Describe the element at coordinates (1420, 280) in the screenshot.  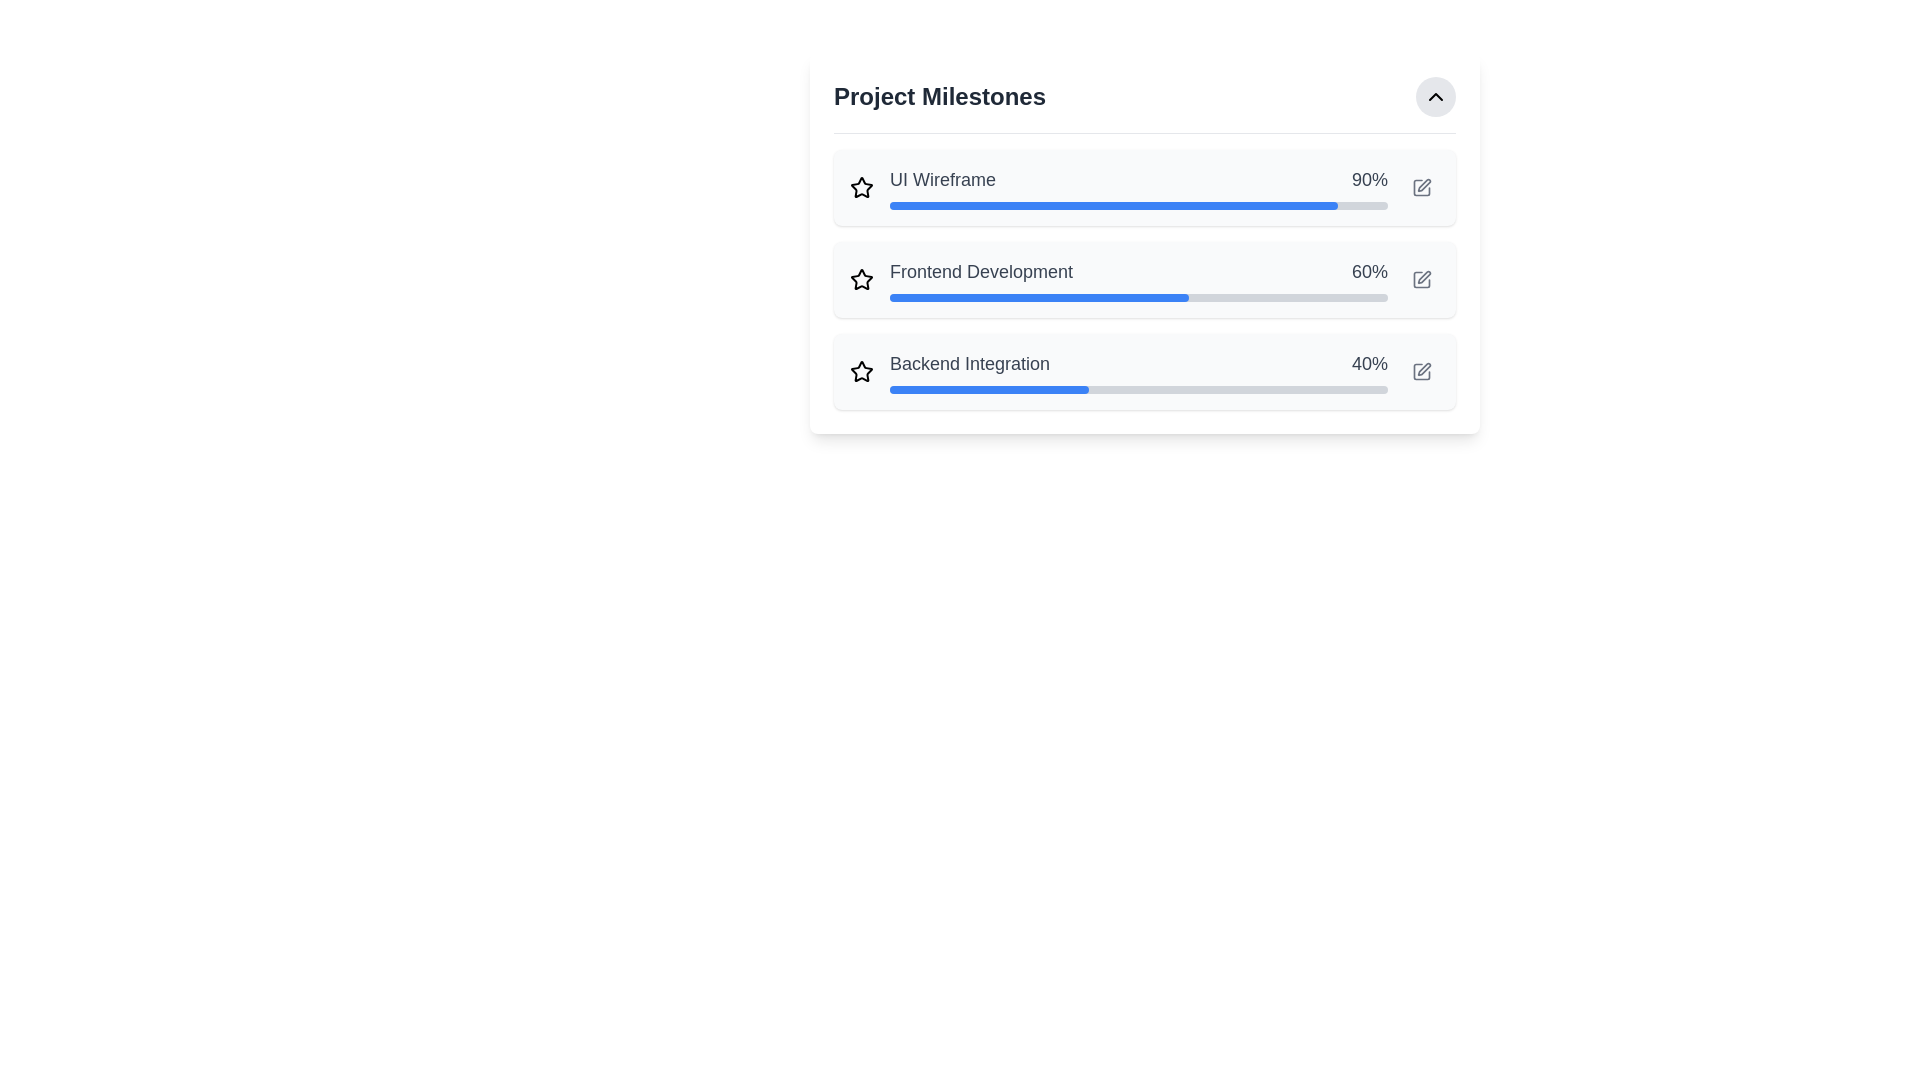
I see `the edit button for the 'Frontend Development' milestone, located to the right of its progress bar, to change its color` at that location.